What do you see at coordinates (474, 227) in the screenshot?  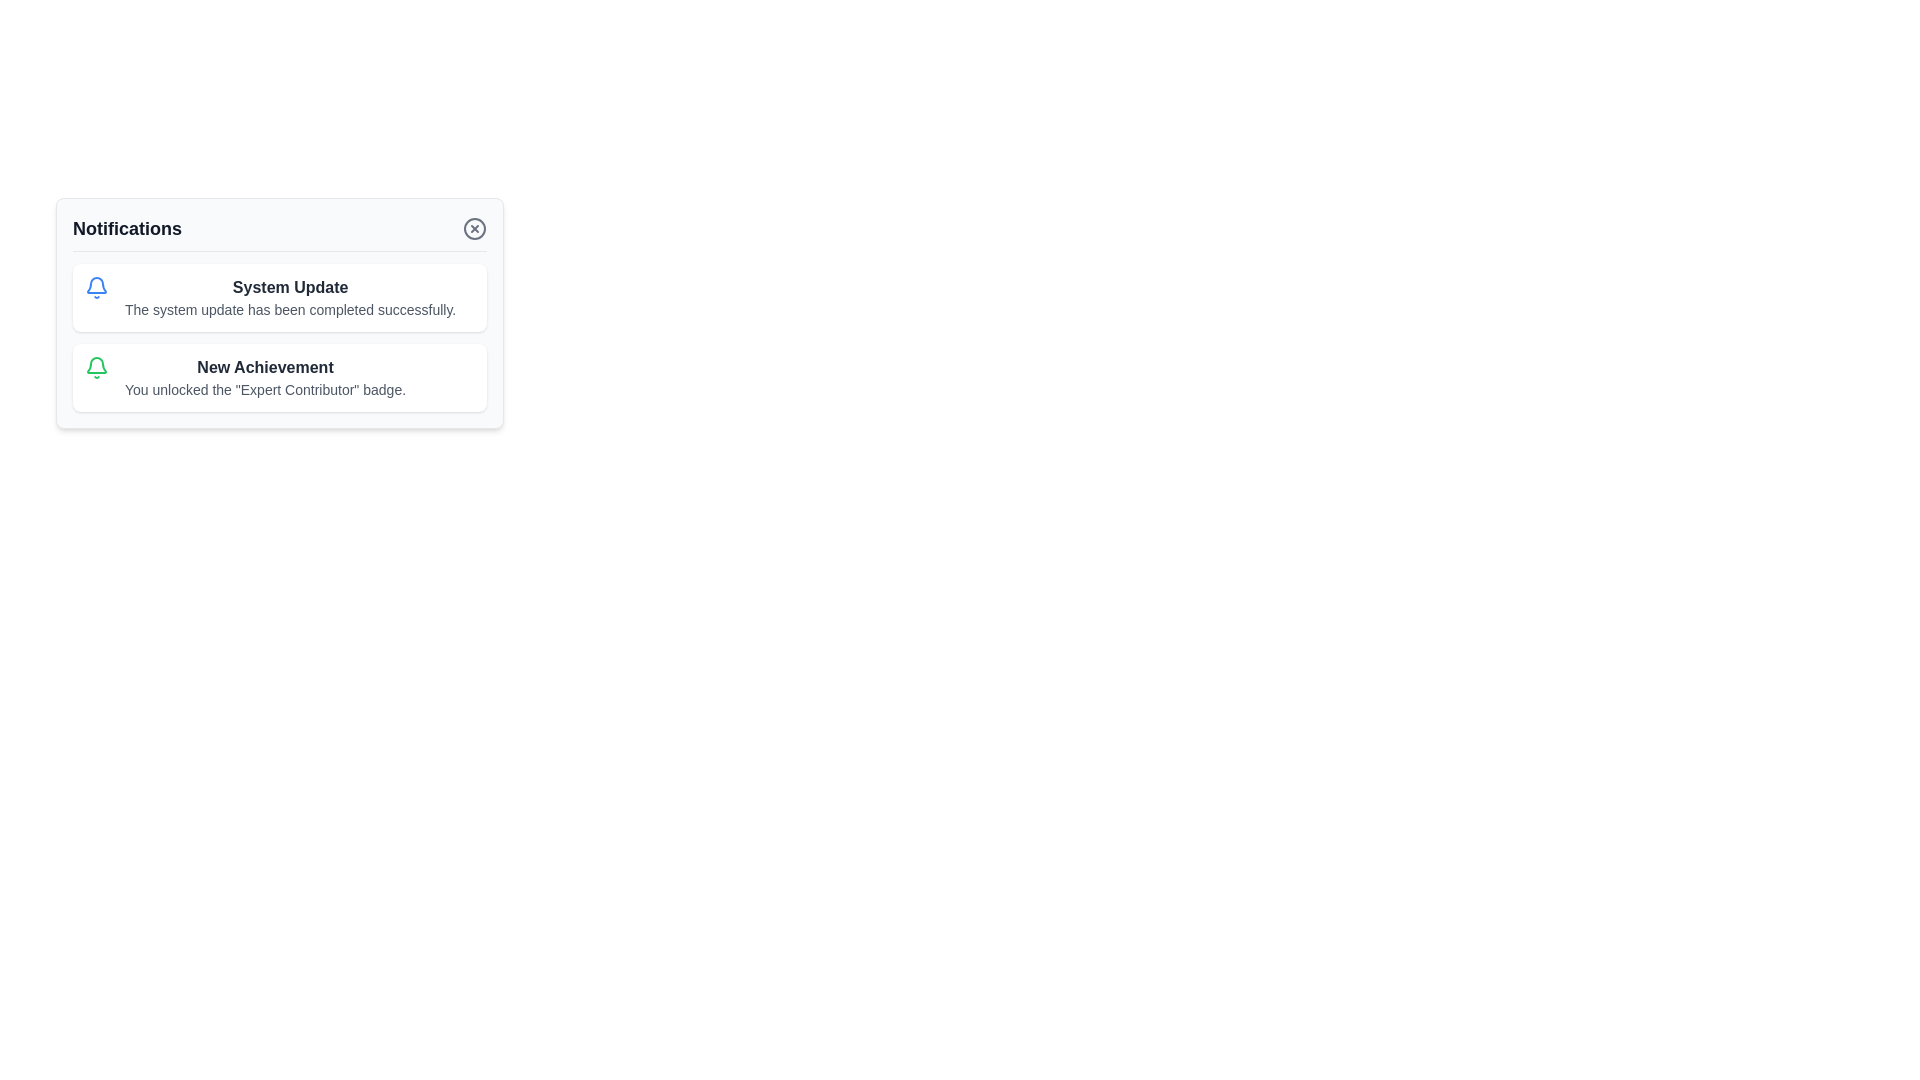 I see `the small circular button with an 'X' shape at its center, located in the top-right corner of the notifications panel header, next to the 'Notifications' text` at bounding box center [474, 227].